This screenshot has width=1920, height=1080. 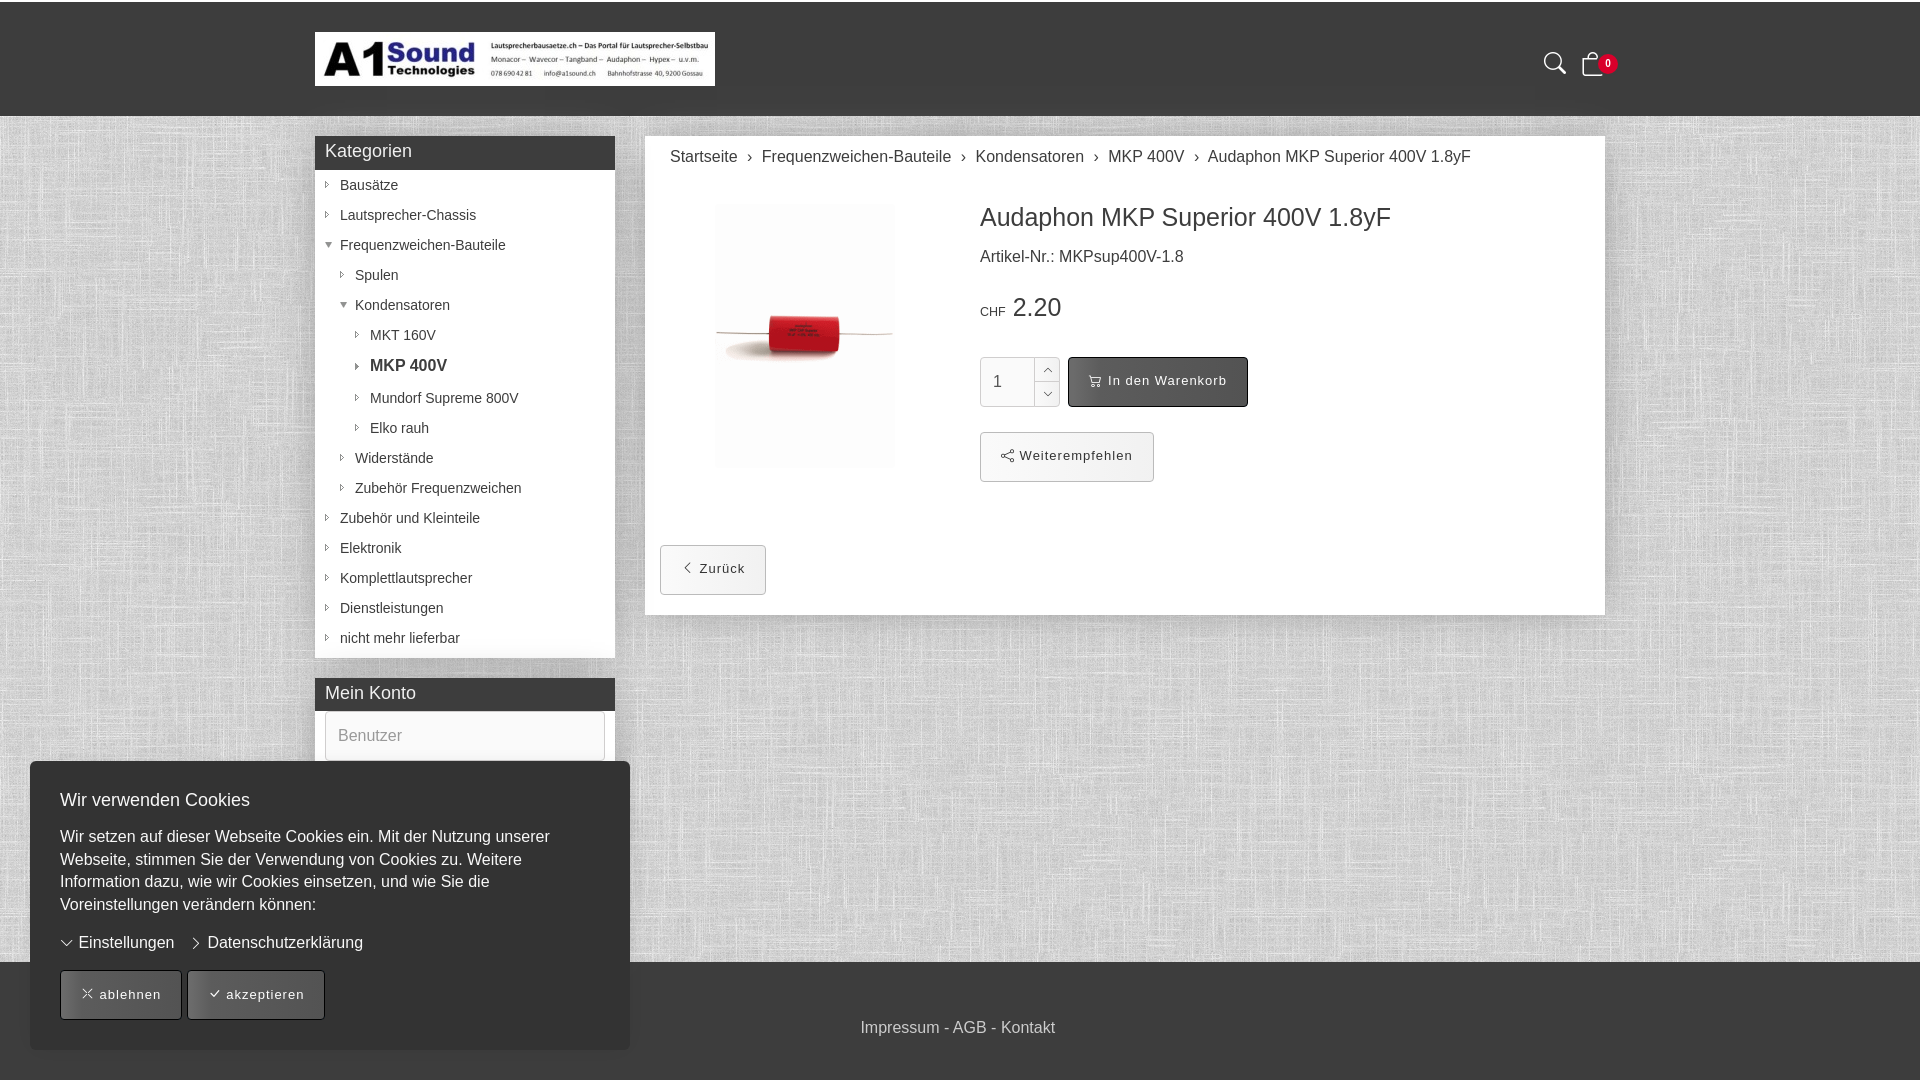 I want to click on 'Elektronik', so click(x=464, y=547).